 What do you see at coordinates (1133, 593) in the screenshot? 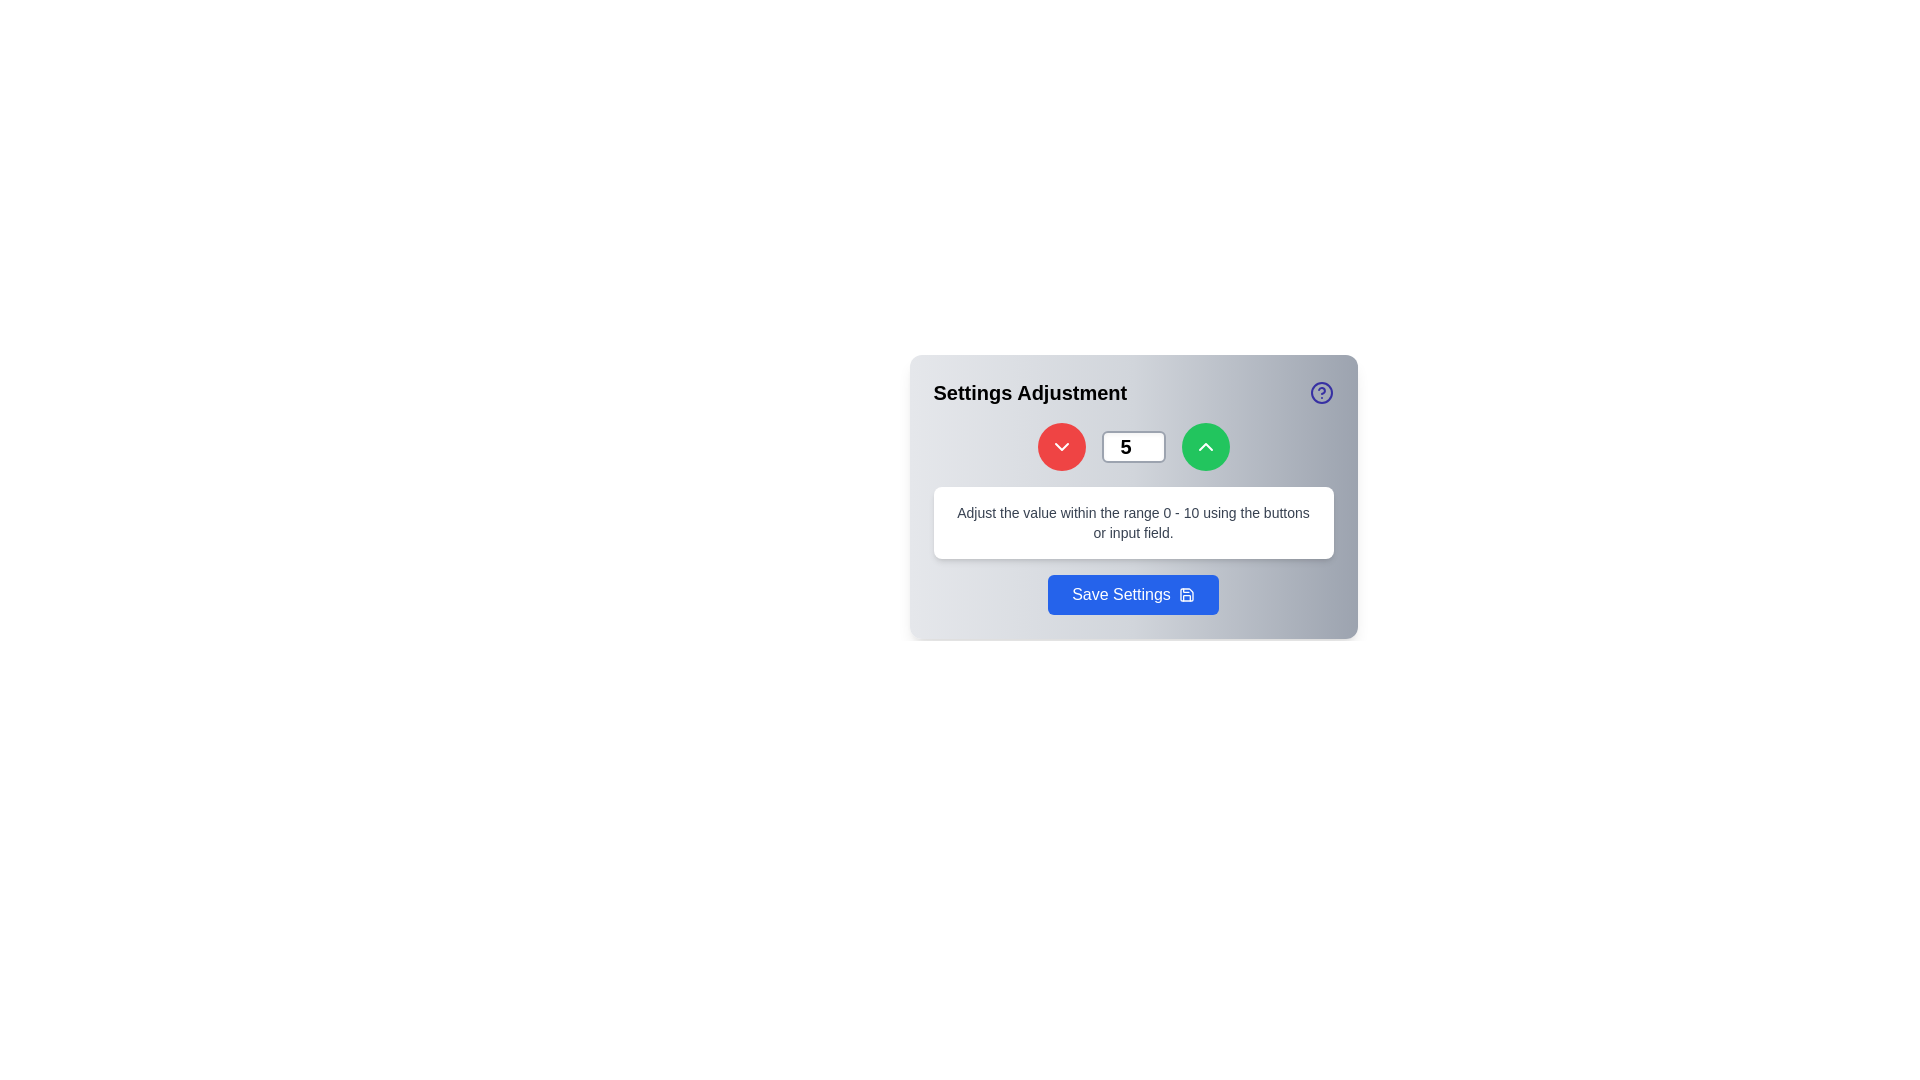
I see `the blue rectangular button labeled 'Save Settings' to observe its hover effect` at bounding box center [1133, 593].